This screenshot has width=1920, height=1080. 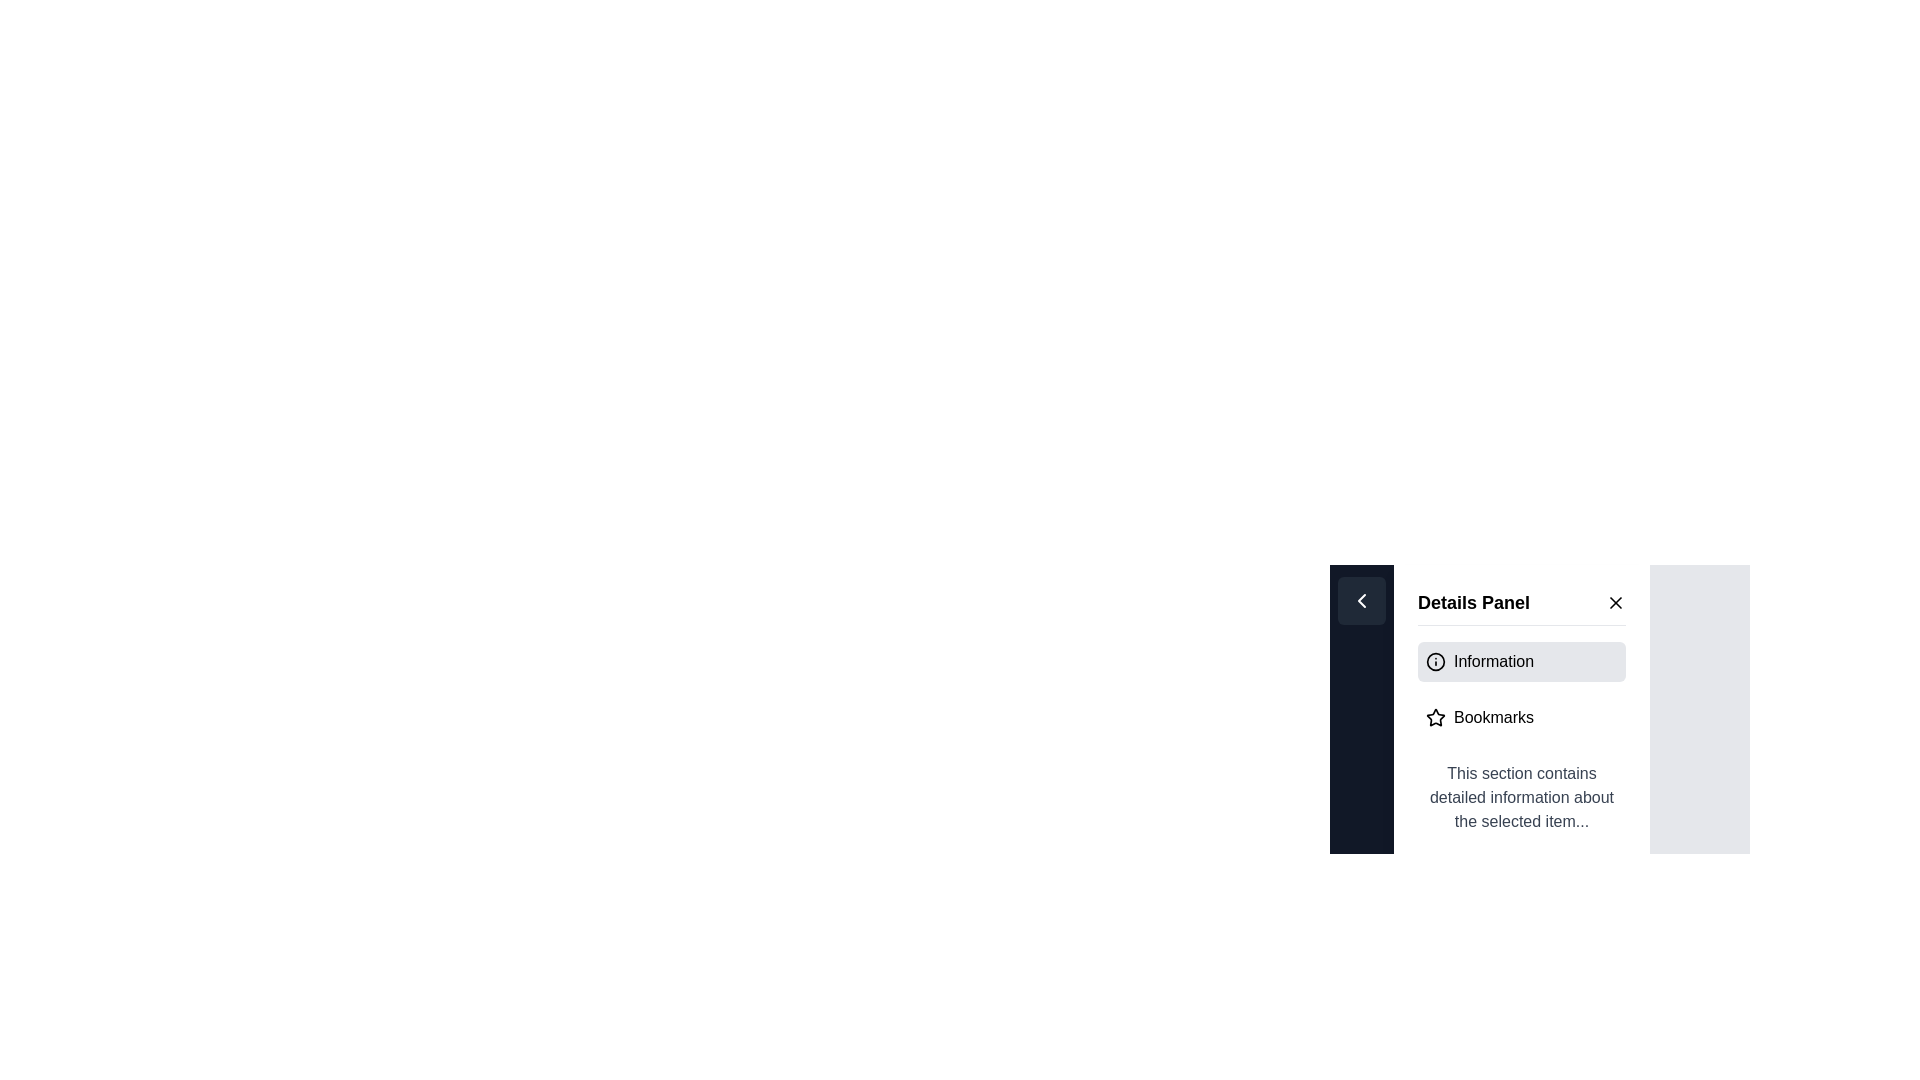 I want to click on the star-shaped icon located to the left of the 'Bookmarks' button in the 'Details Panel' if it is linked, so click(x=1434, y=716).